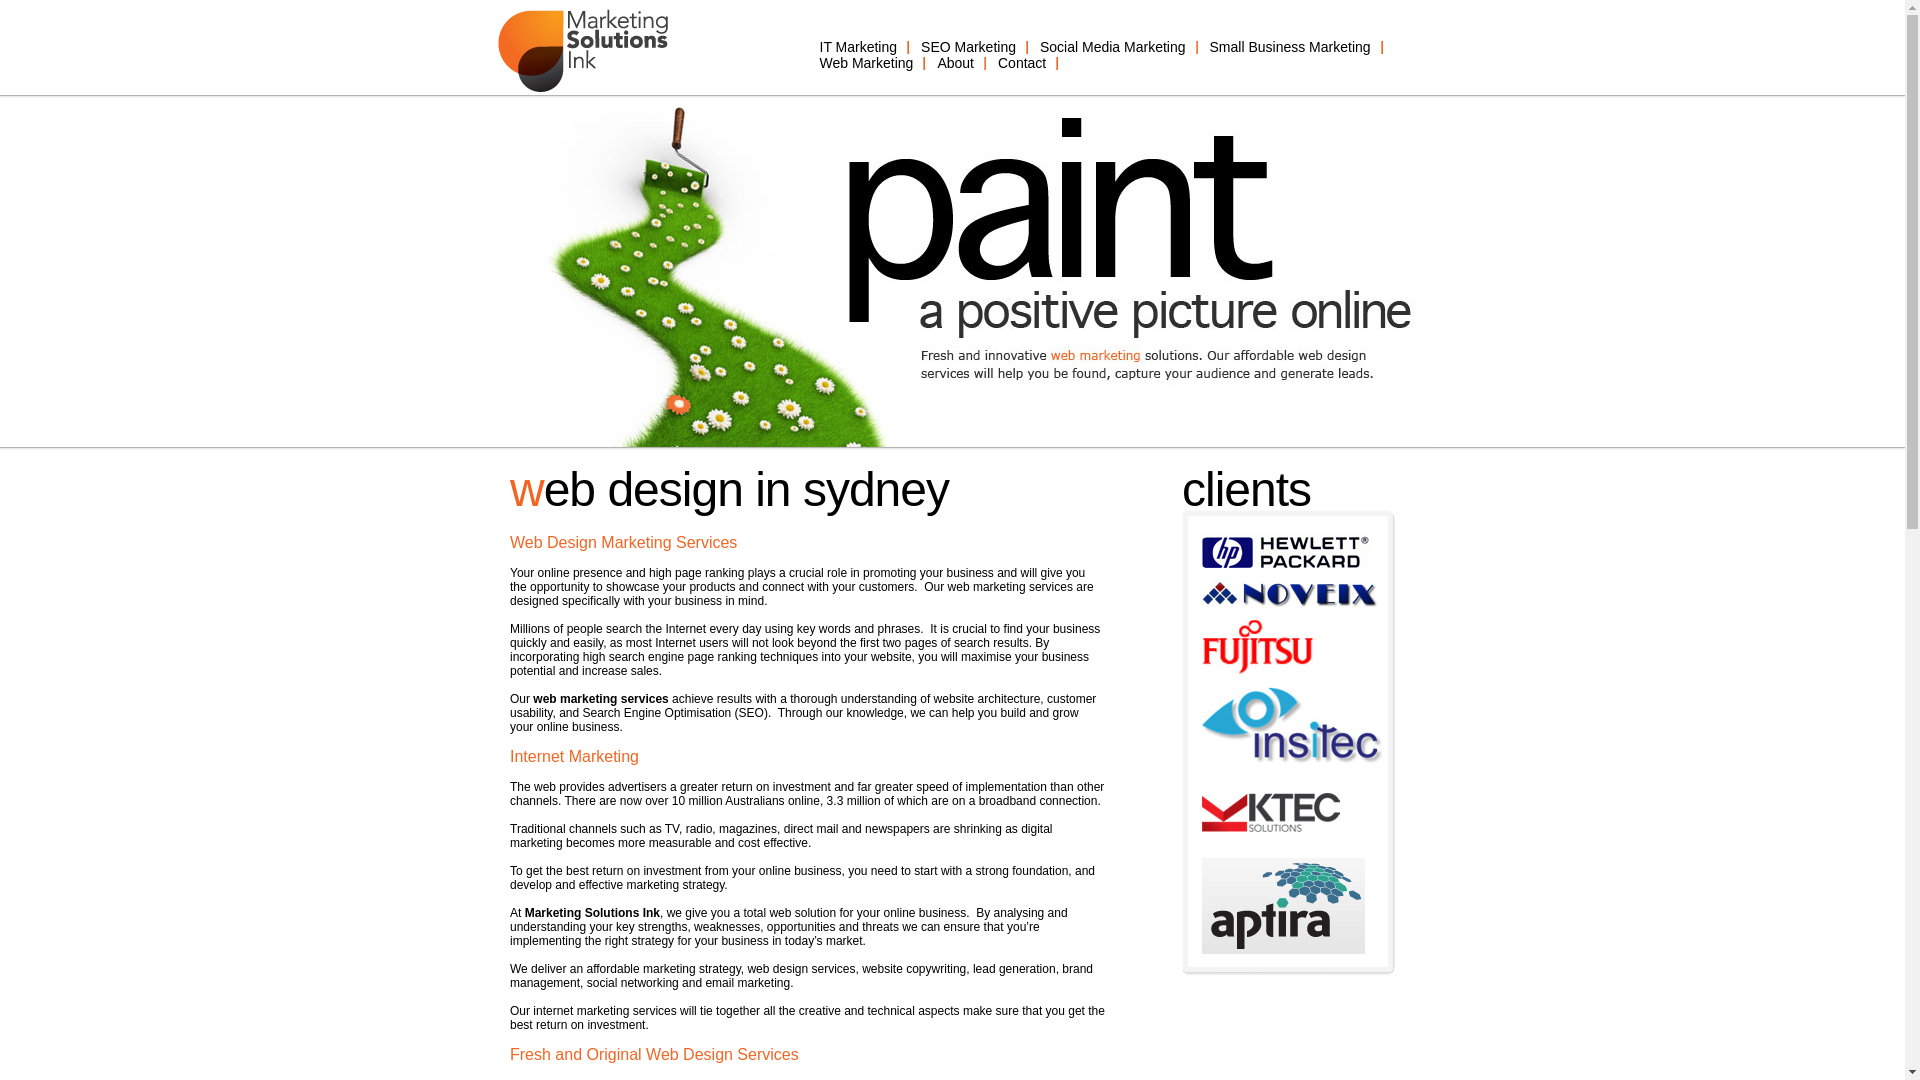 The height and width of the screenshot is (1080, 1920). Describe the element at coordinates (954, 61) in the screenshot. I see `'About'` at that location.